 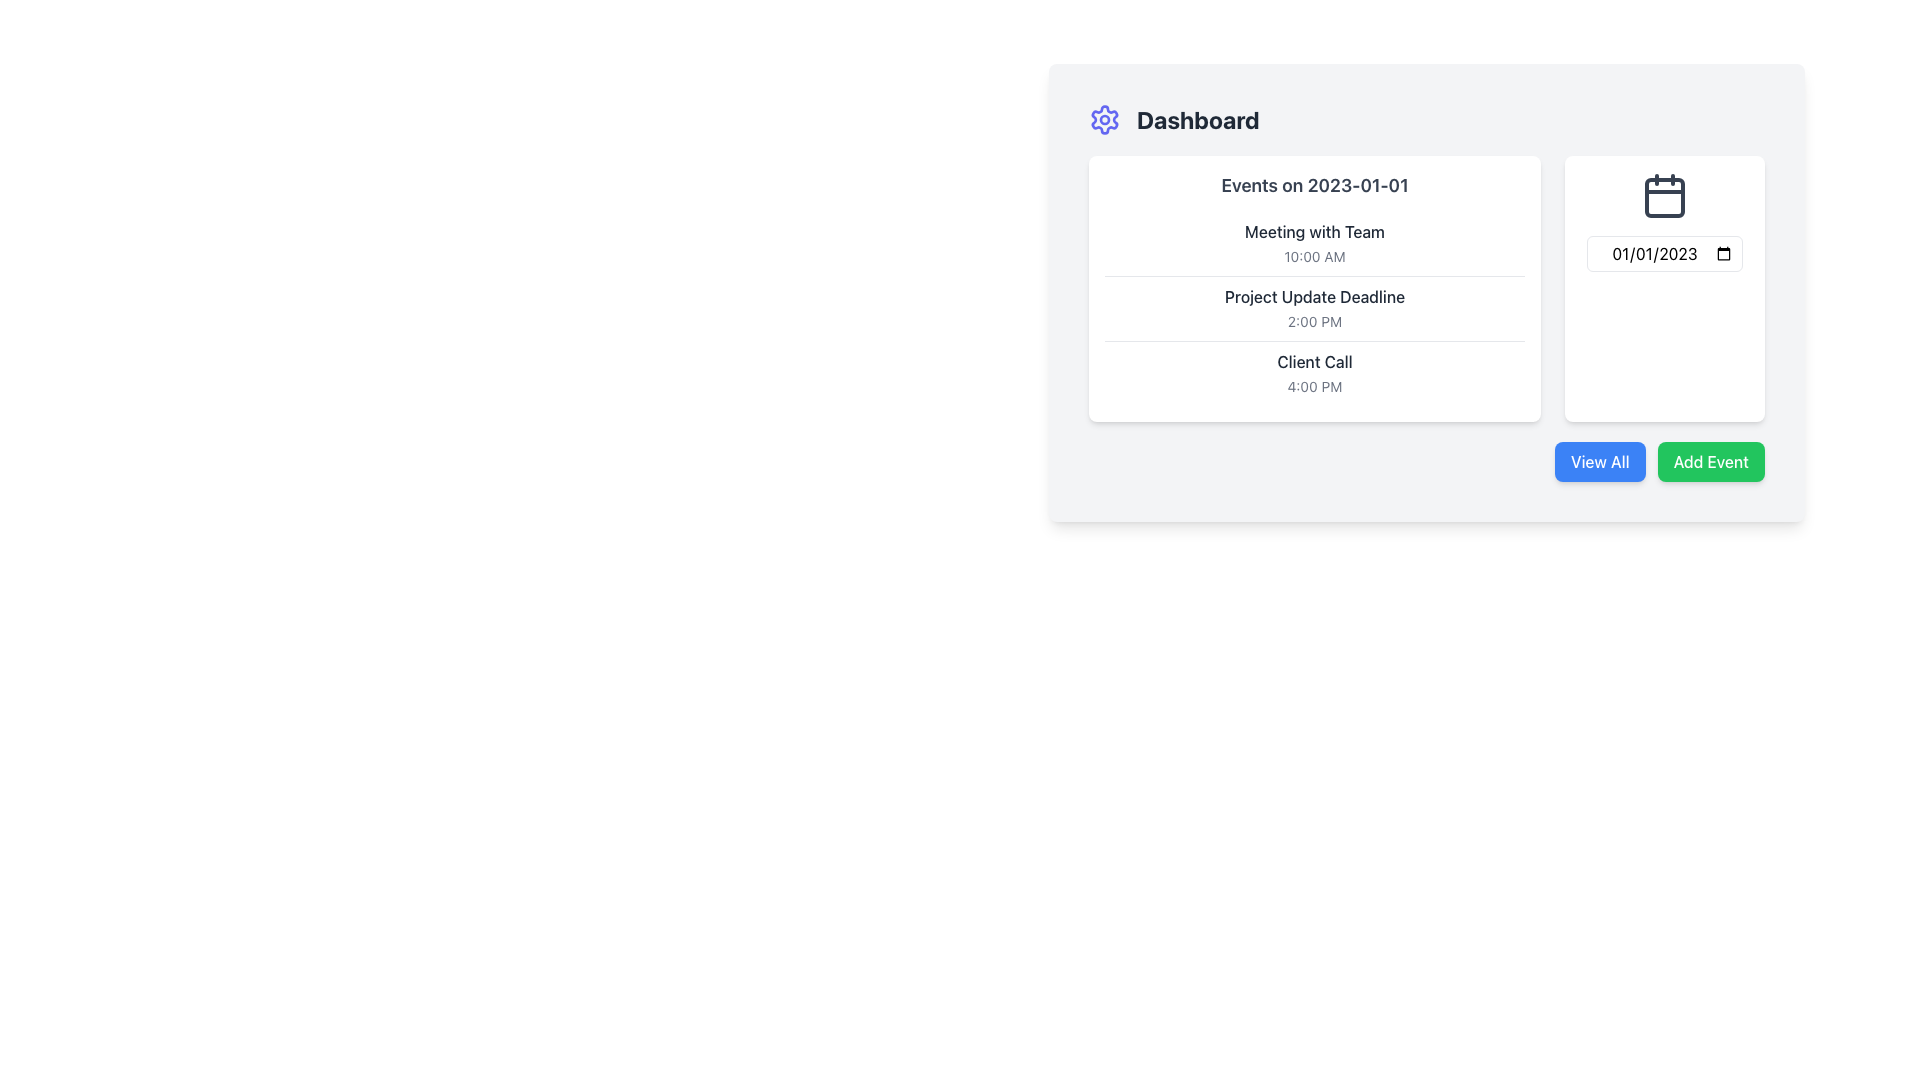 What do you see at coordinates (1315, 255) in the screenshot?
I see `text label displaying '10:00 AM' which indicates a meeting time, located below 'Meeting with Team' in the events section of the Dashboard page` at bounding box center [1315, 255].